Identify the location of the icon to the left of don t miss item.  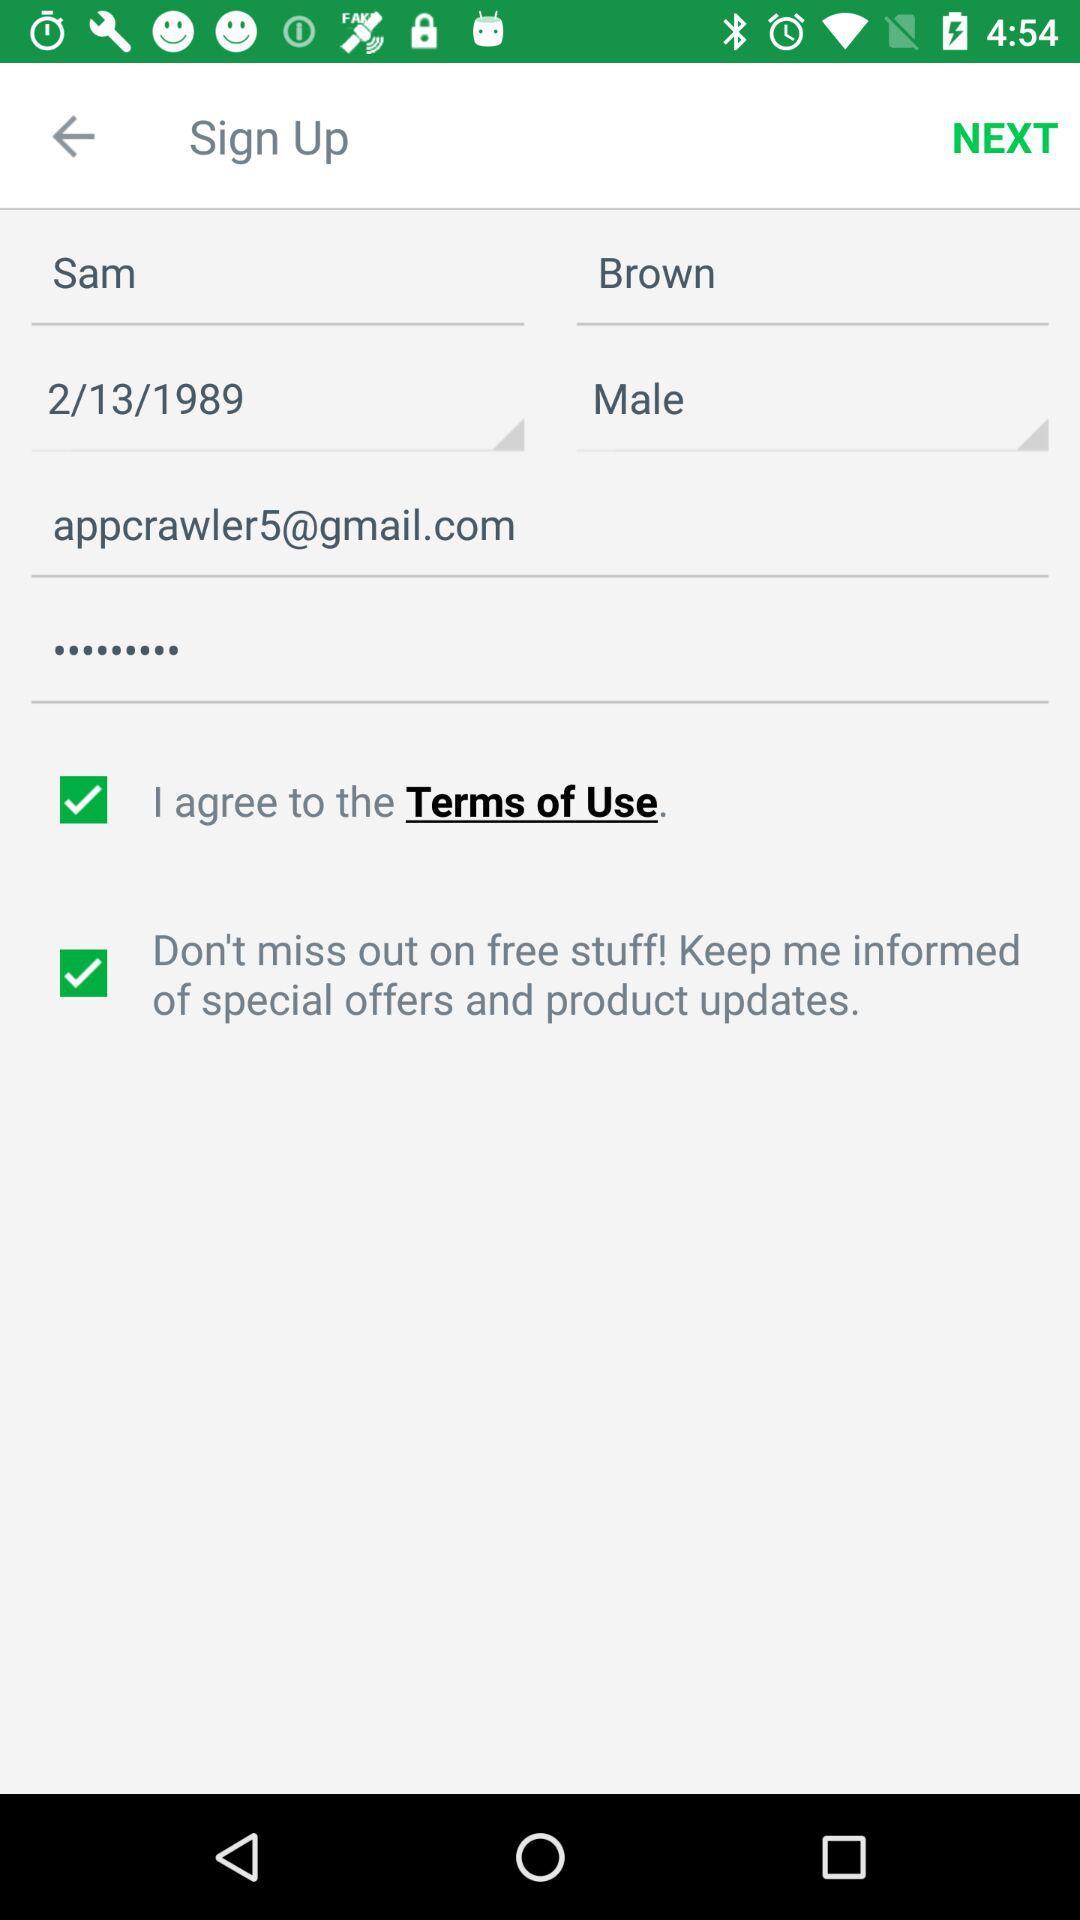
(85, 973).